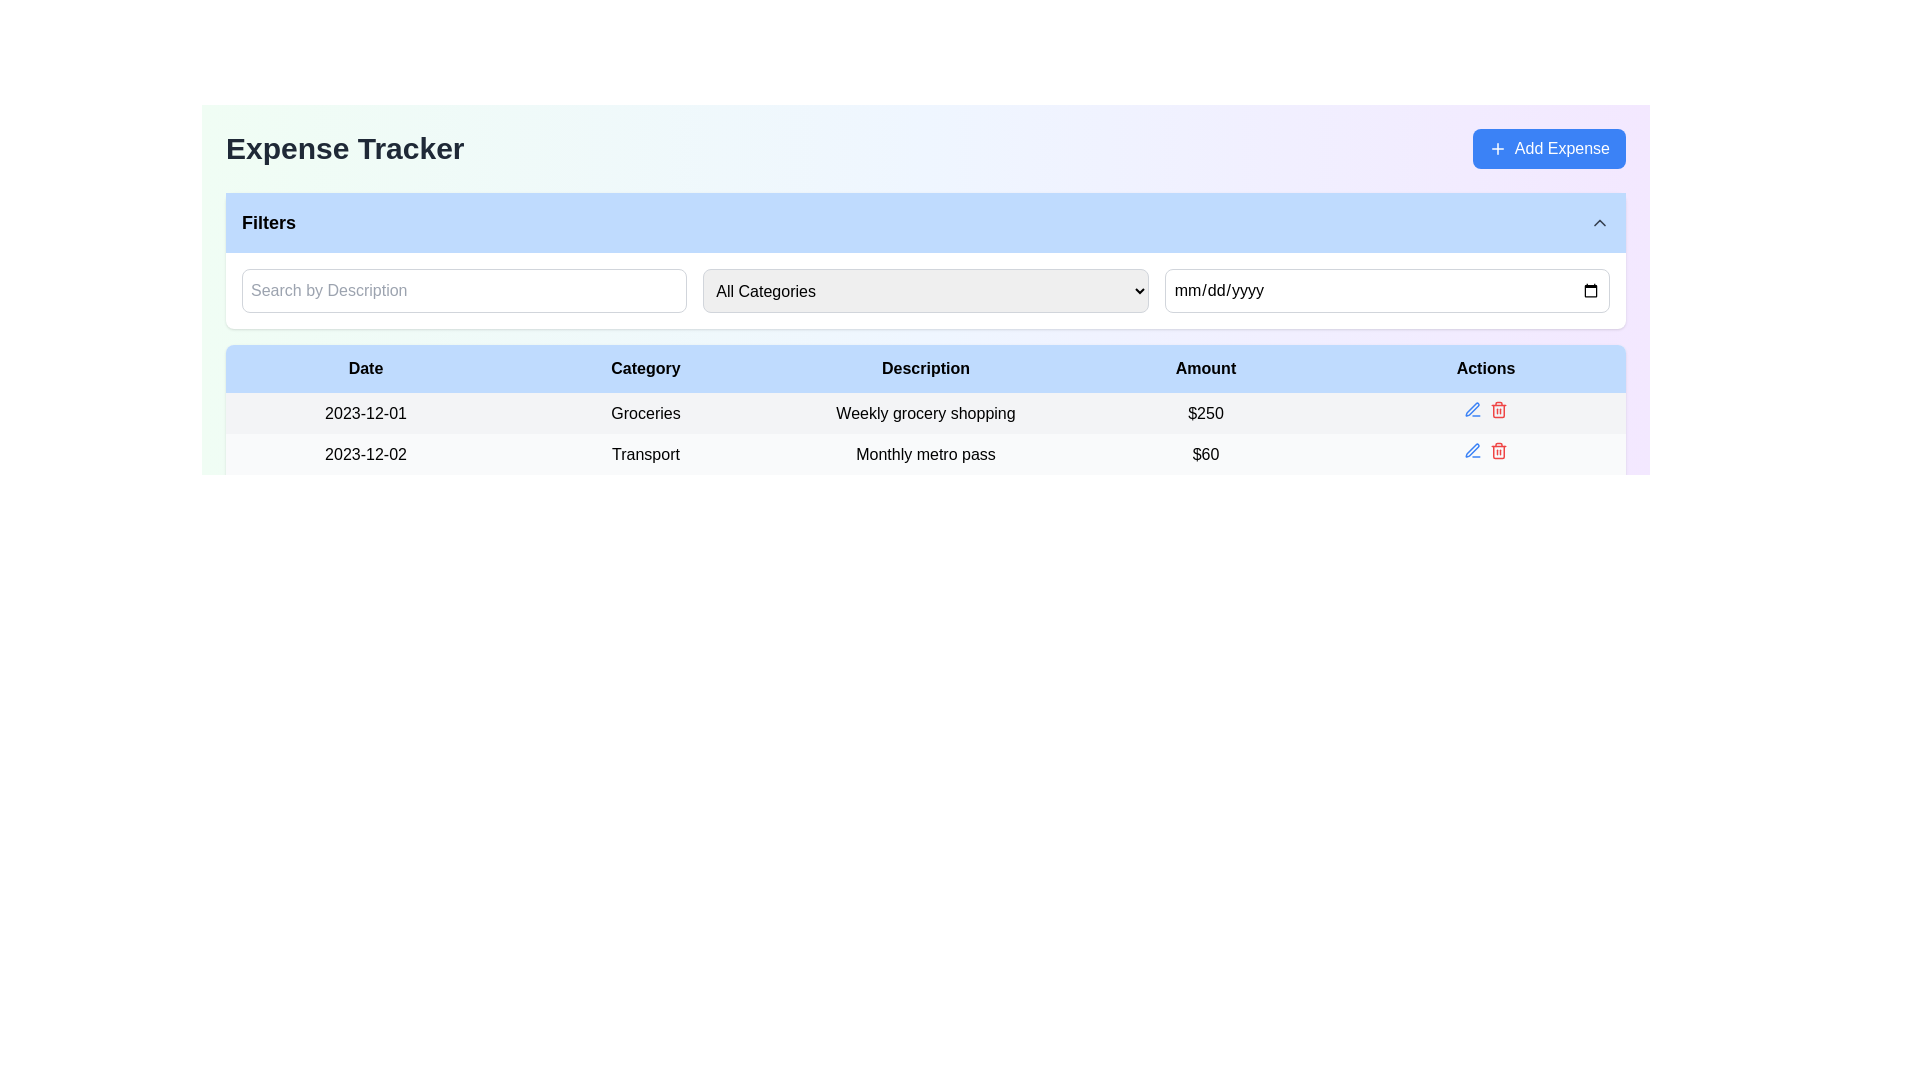 The width and height of the screenshot is (1920, 1080). I want to click on the first cell in the 'Date' column displaying the date '2023-12-01' in a tabular layout with a light gray background, so click(365, 412).